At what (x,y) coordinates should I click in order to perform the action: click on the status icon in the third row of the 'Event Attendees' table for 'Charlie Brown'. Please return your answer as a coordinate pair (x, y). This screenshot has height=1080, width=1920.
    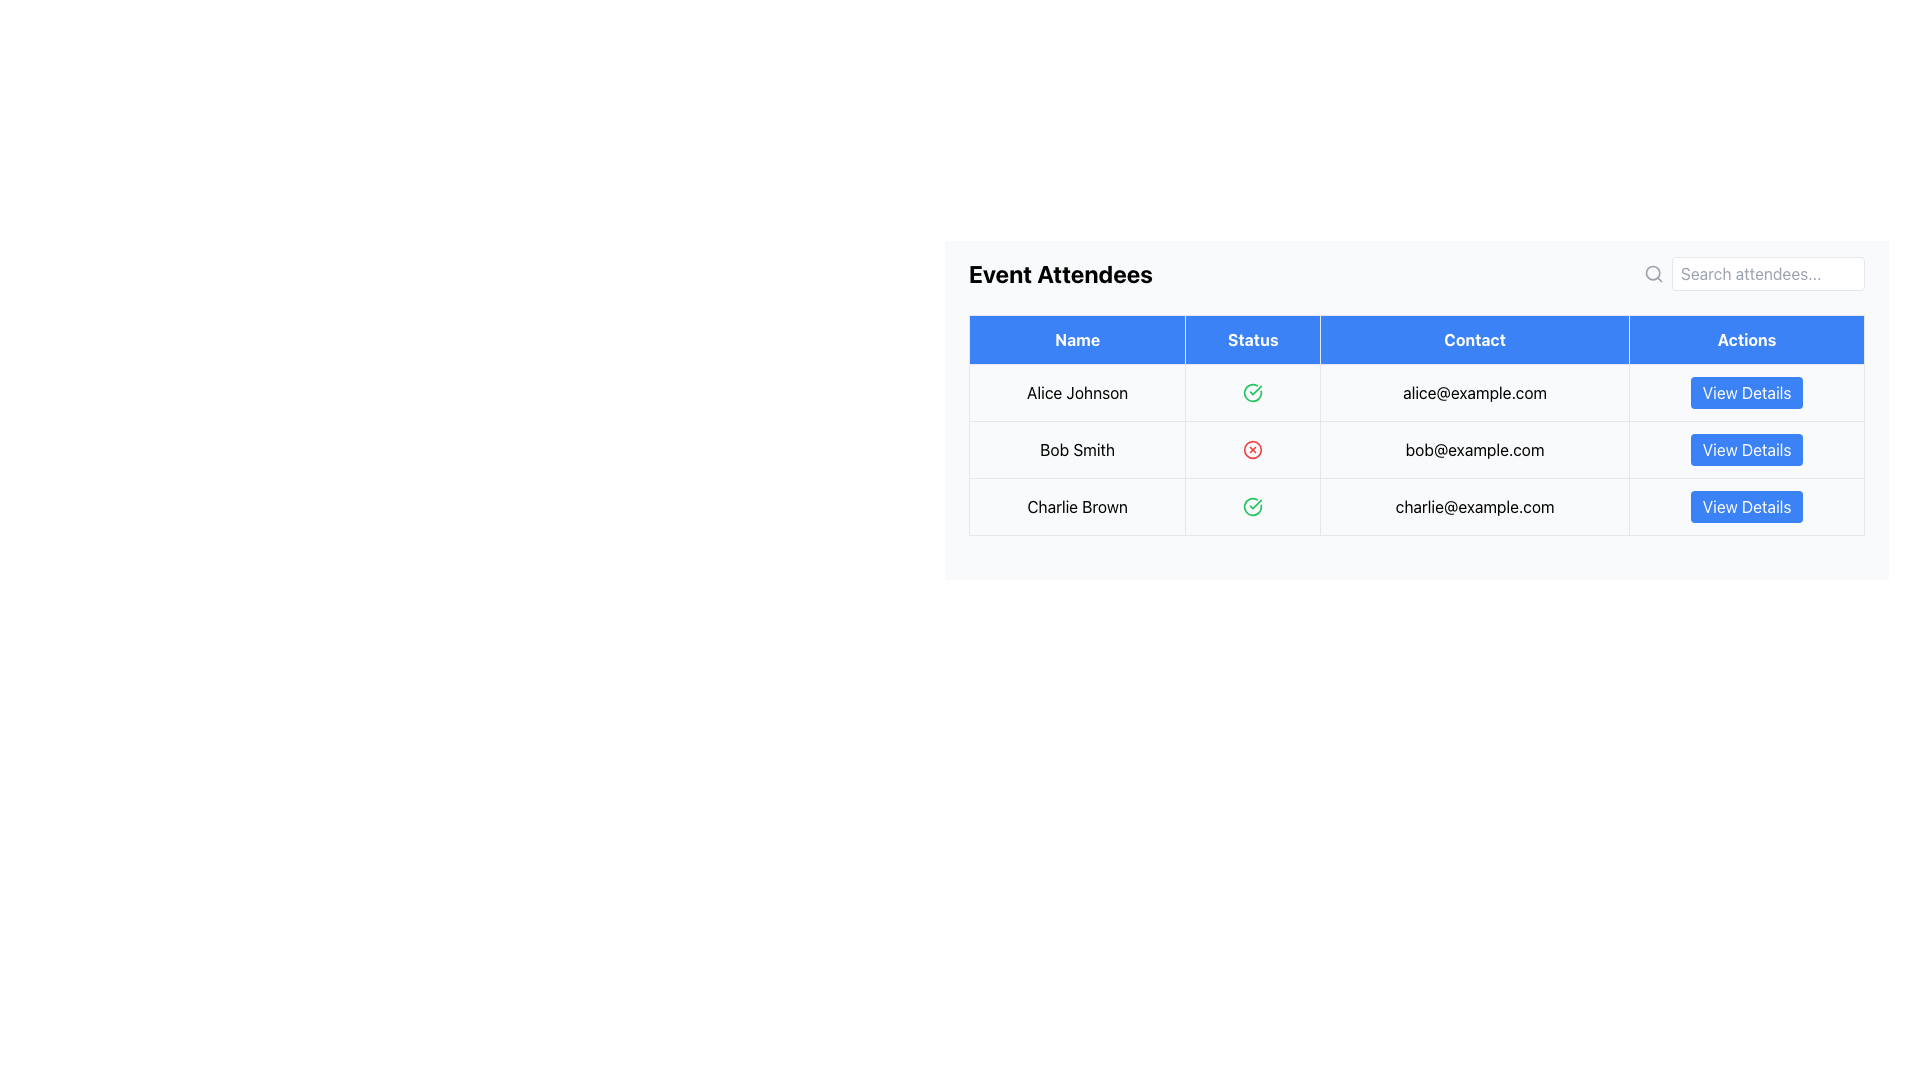
    Looking at the image, I should click on (1252, 505).